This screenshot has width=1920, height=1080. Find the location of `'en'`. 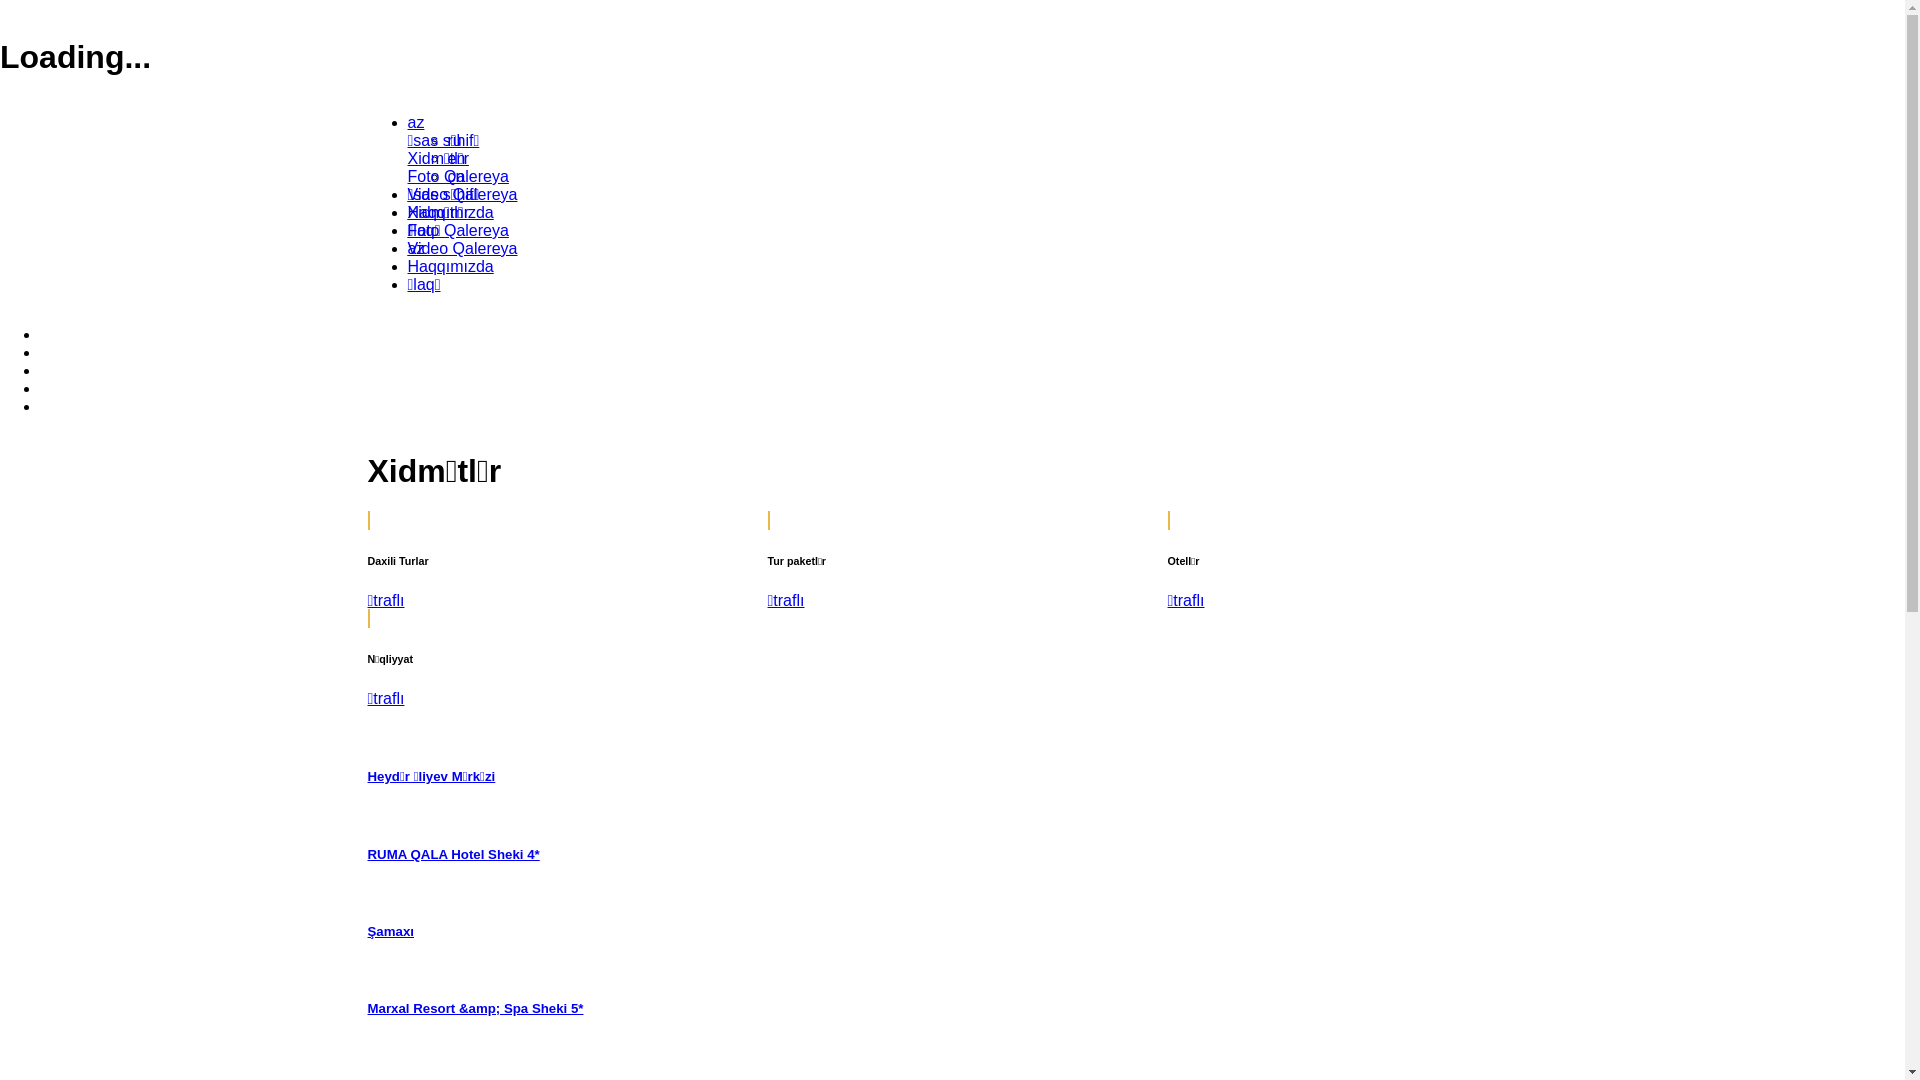

'en' is located at coordinates (455, 157).